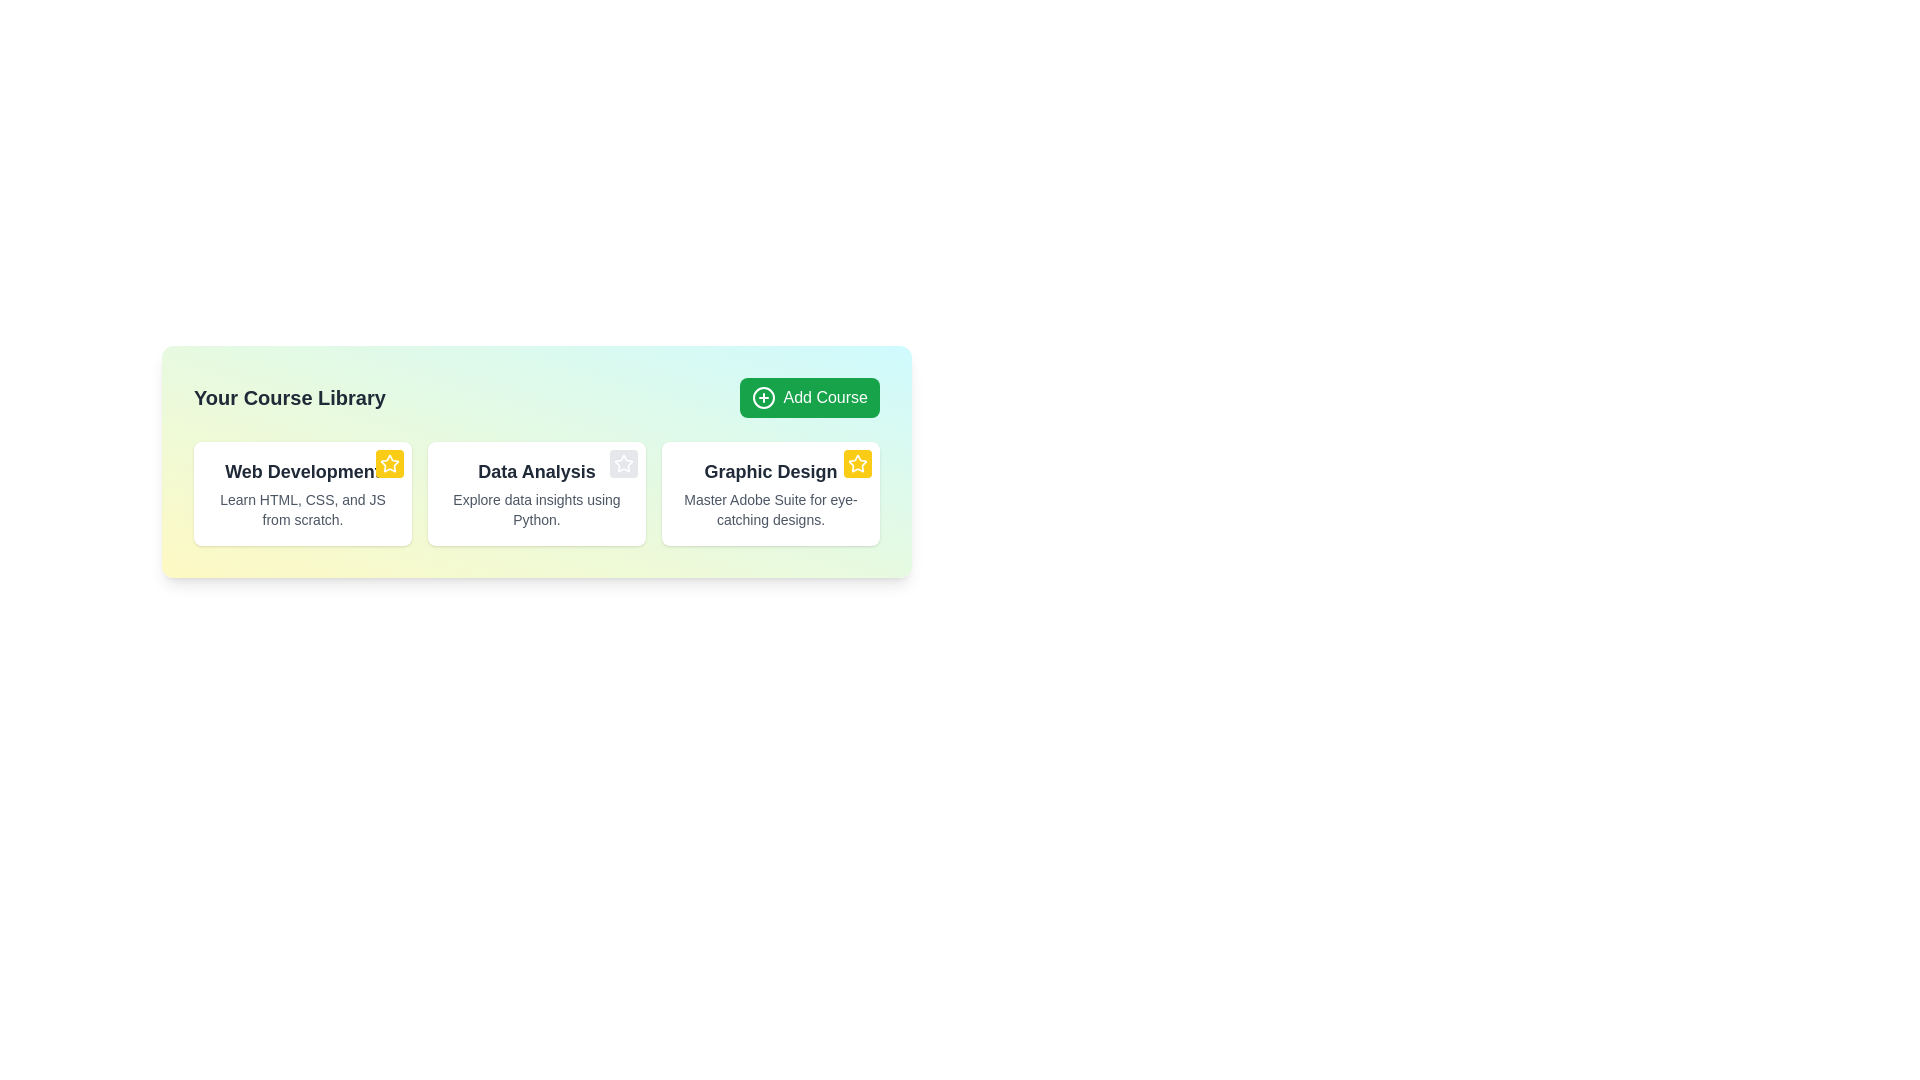  I want to click on the supplementary text description located beneath the 'Graphic Design' header in the course list, so click(770, 508).